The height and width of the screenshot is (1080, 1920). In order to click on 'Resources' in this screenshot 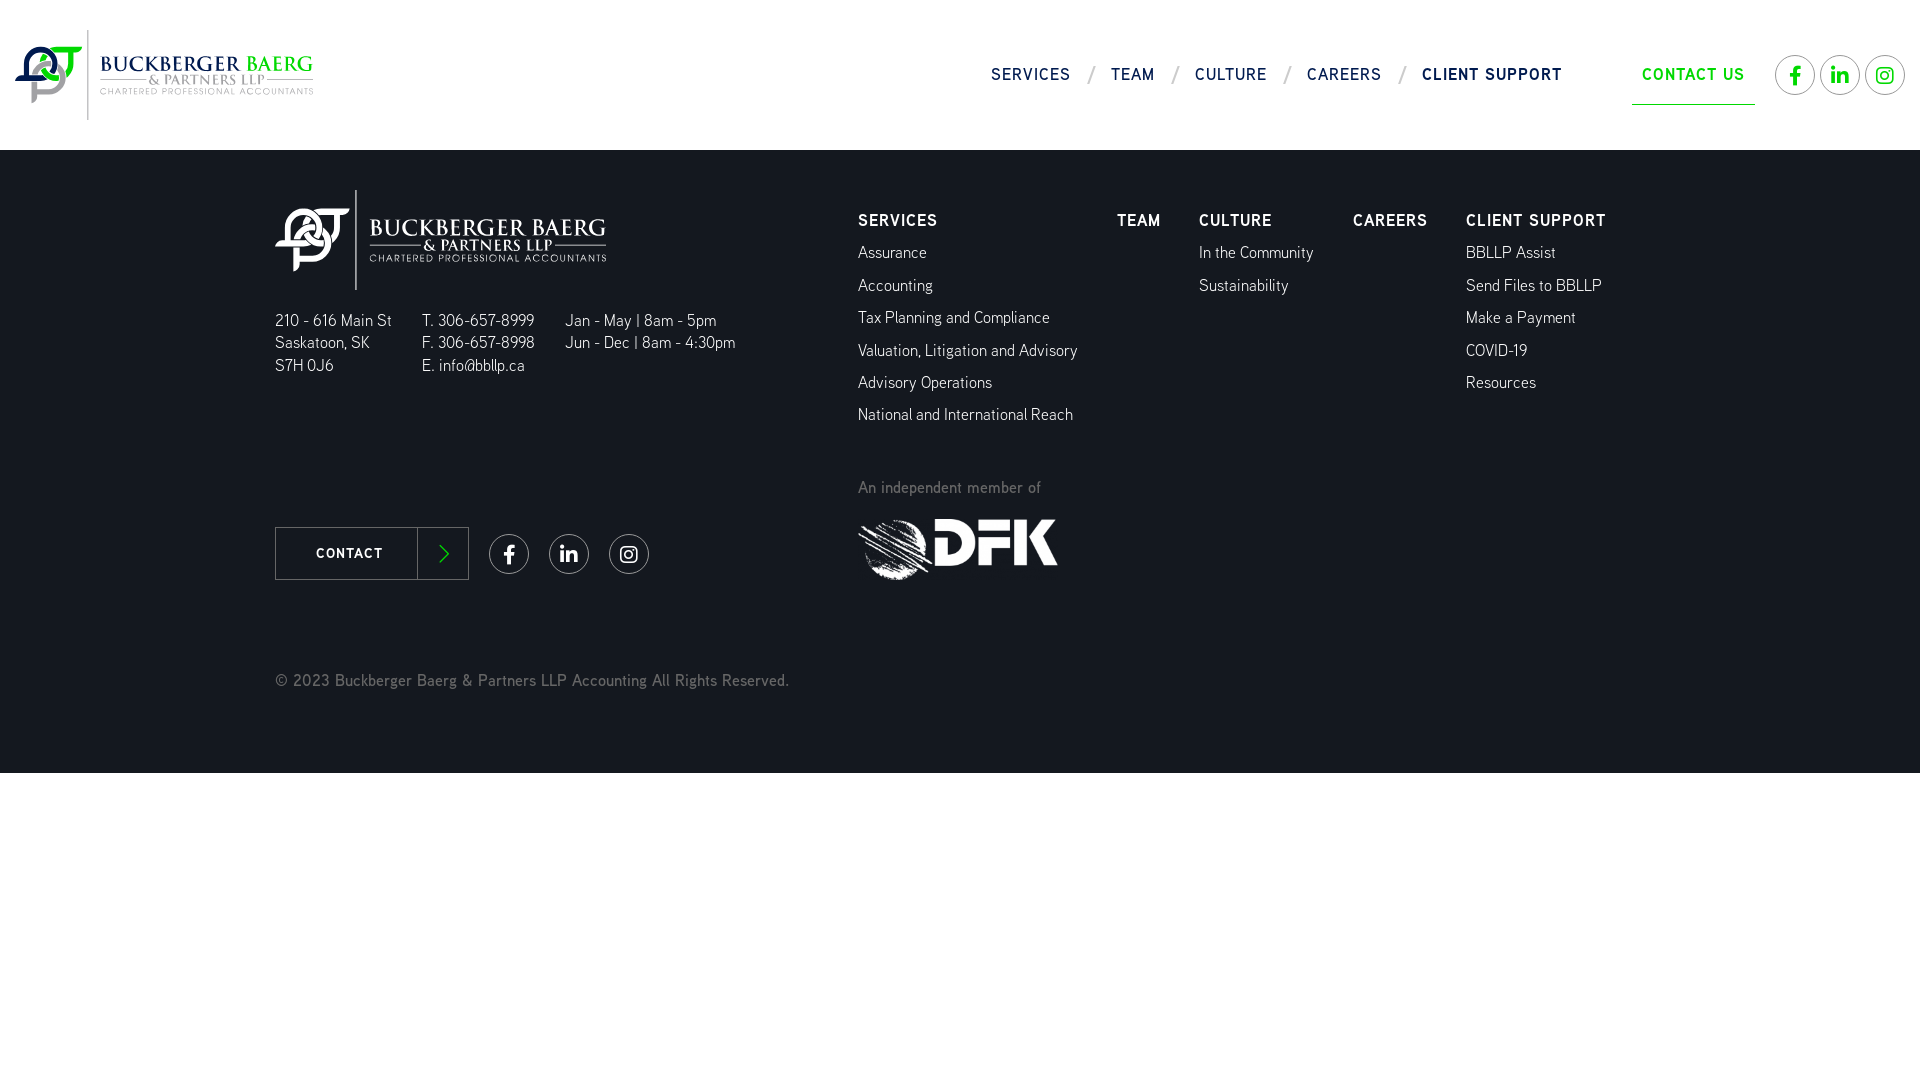, I will do `click(1501, 382)`.